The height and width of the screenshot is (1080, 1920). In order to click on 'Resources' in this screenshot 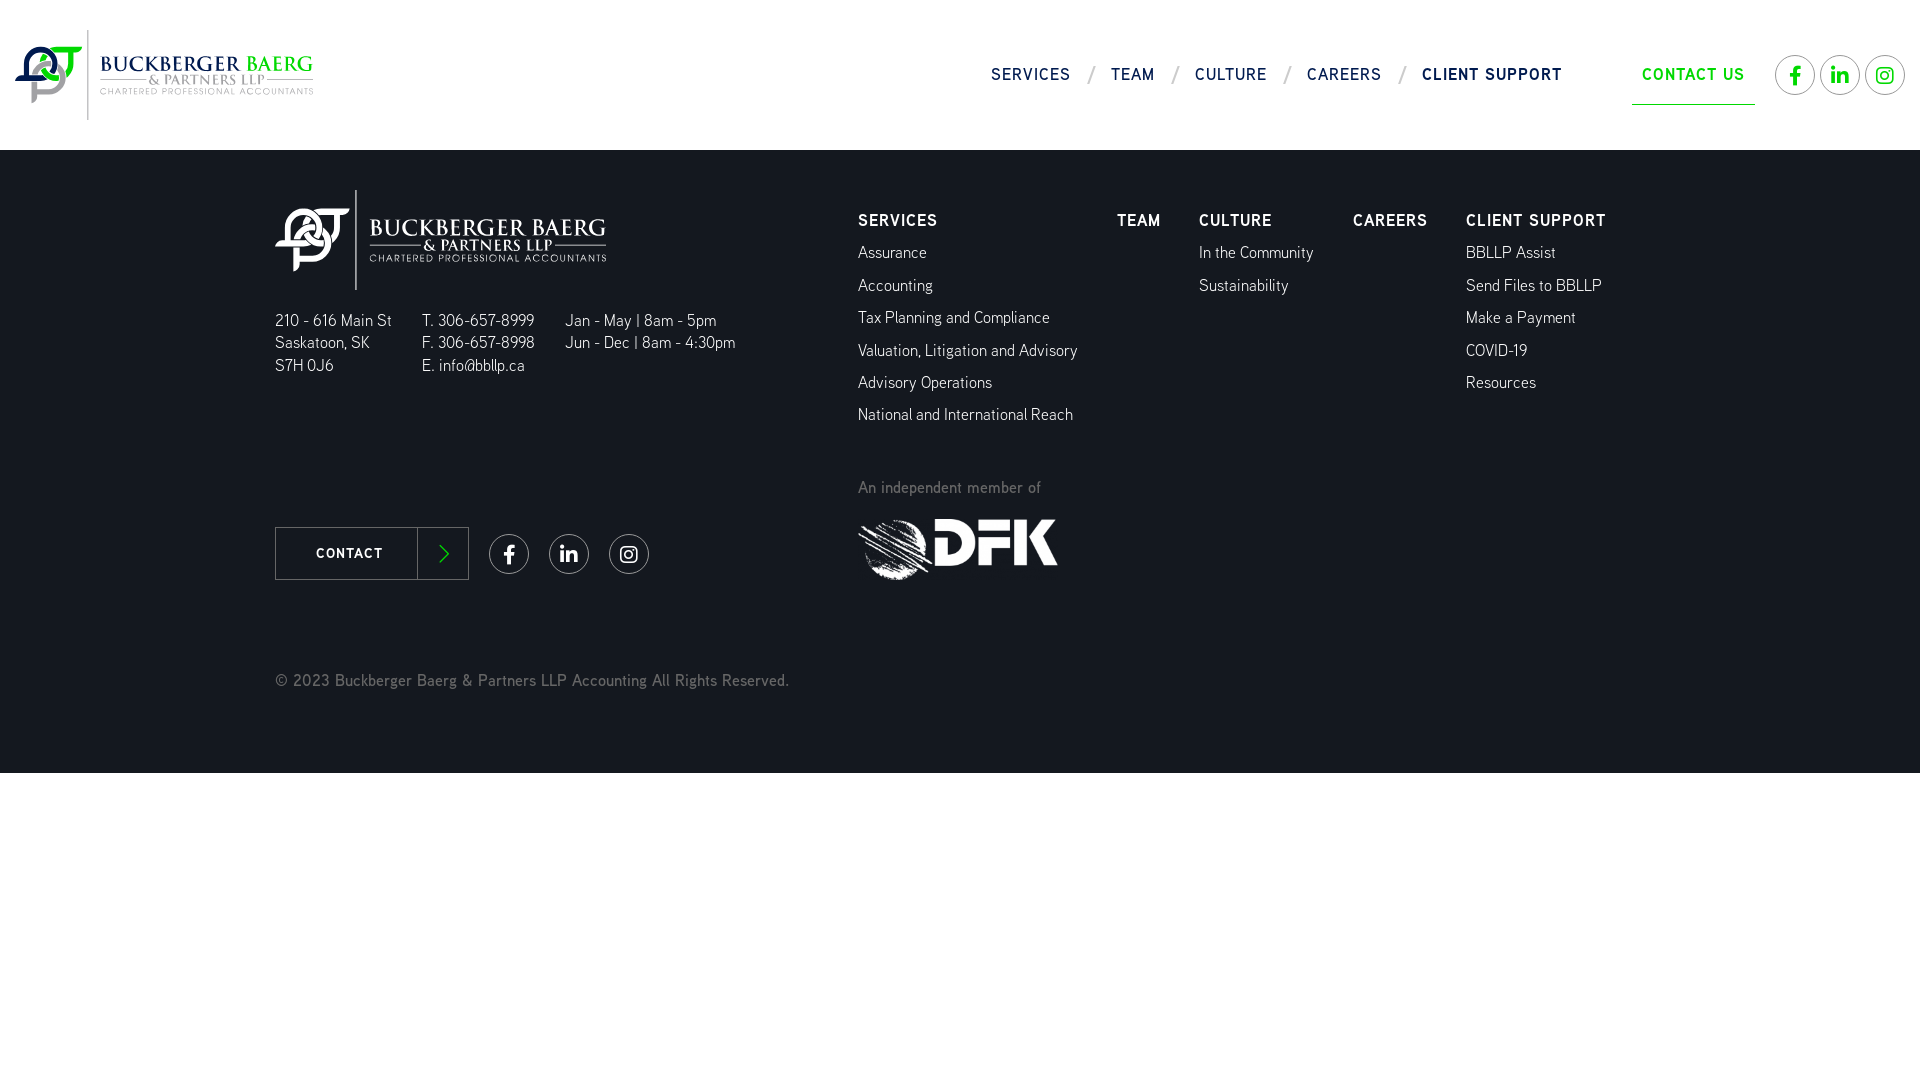, I will do `click(1501, 382)`.